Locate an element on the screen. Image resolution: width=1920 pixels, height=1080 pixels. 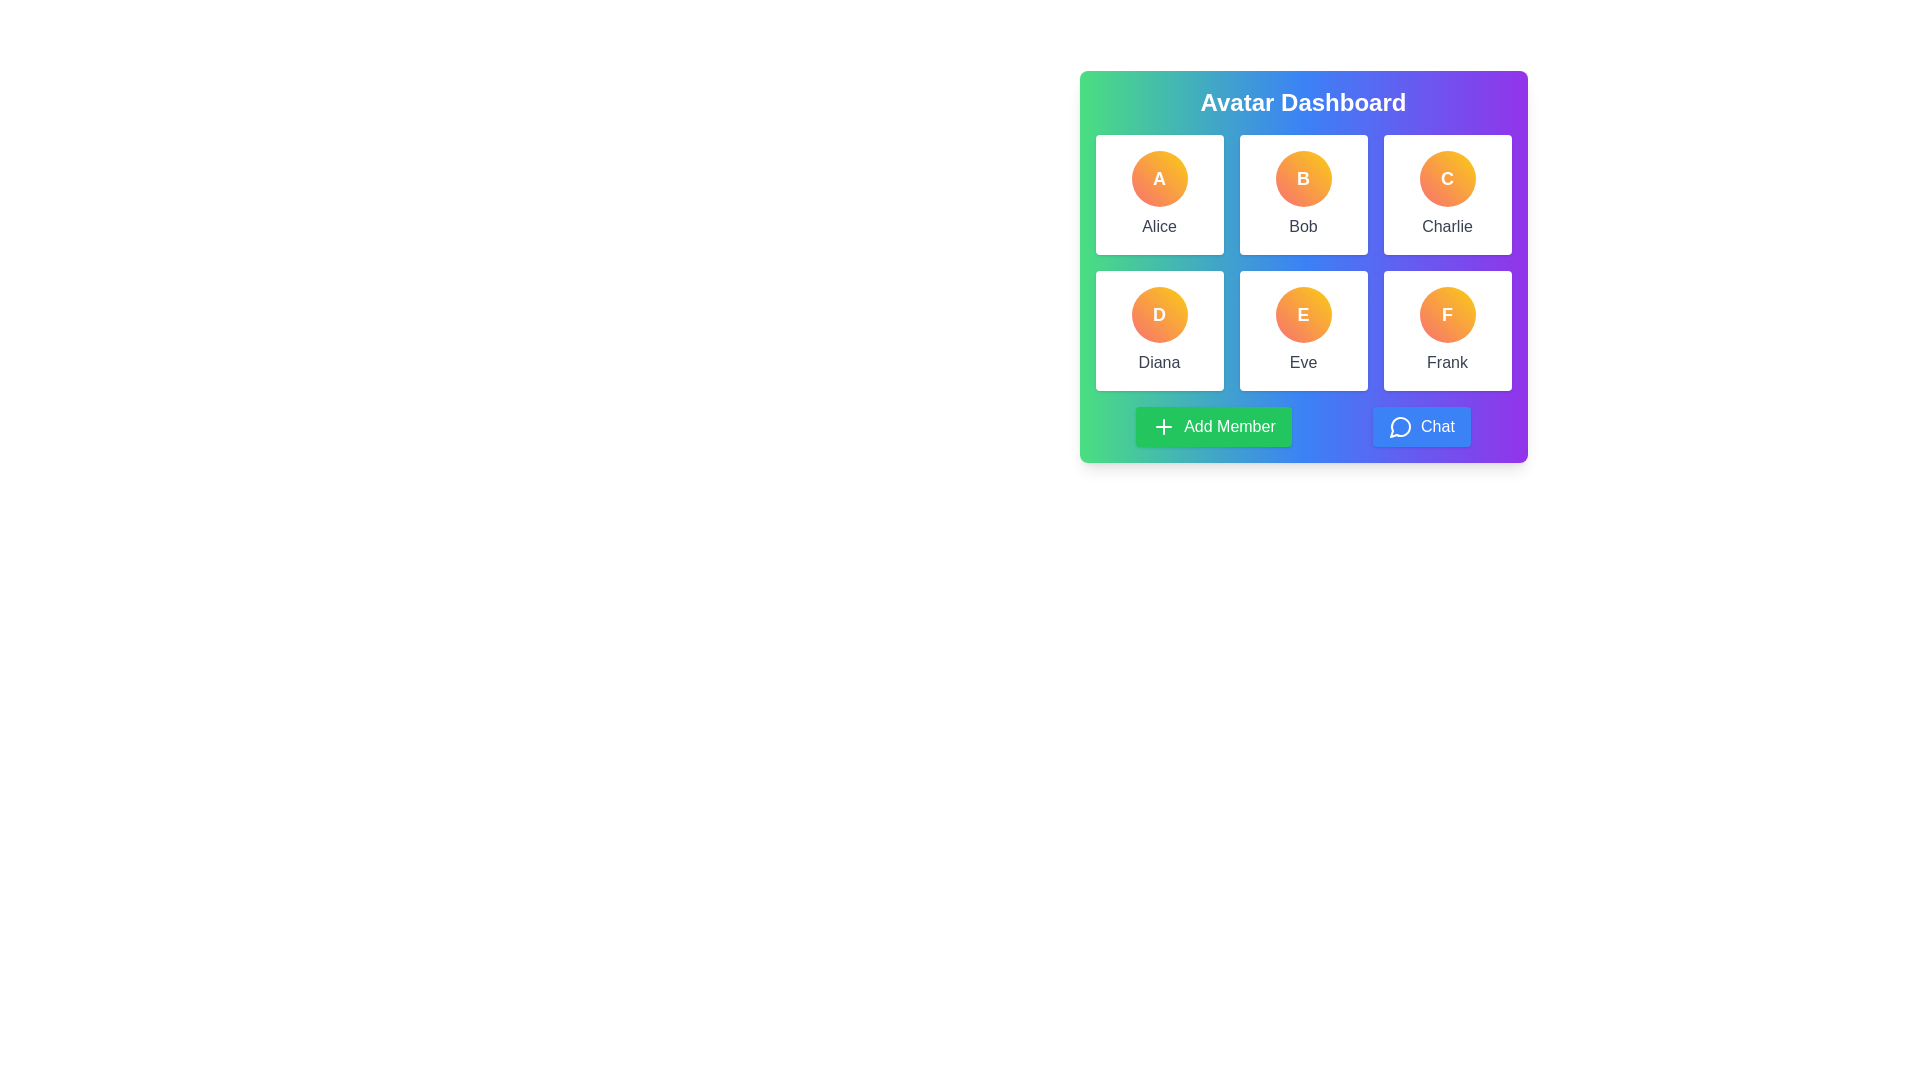
the profile card representing user 'Alice' in the Avatar Dashboard section is located at coordinates (1159, 195).